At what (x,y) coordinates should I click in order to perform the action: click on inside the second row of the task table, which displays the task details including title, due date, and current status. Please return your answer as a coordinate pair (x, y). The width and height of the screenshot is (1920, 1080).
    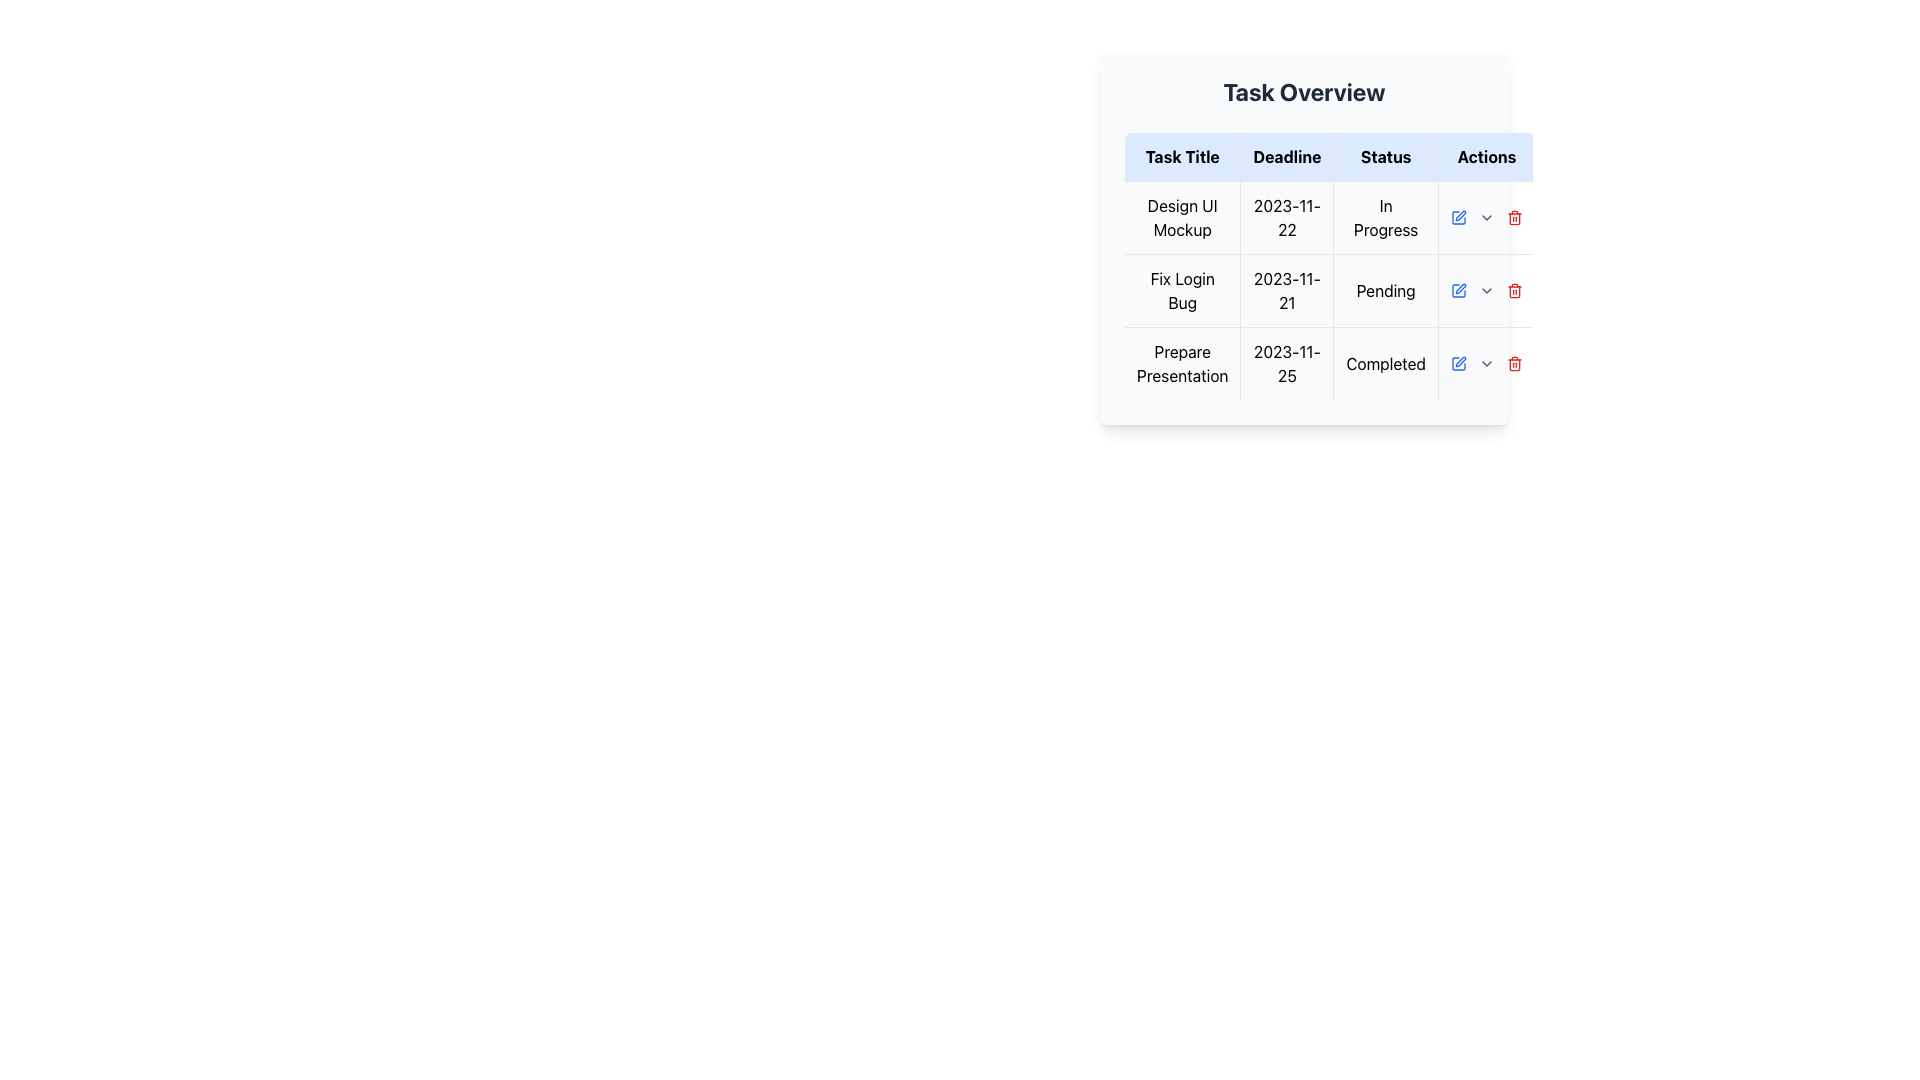
    Looking at the image, I should click on (1329, 290).